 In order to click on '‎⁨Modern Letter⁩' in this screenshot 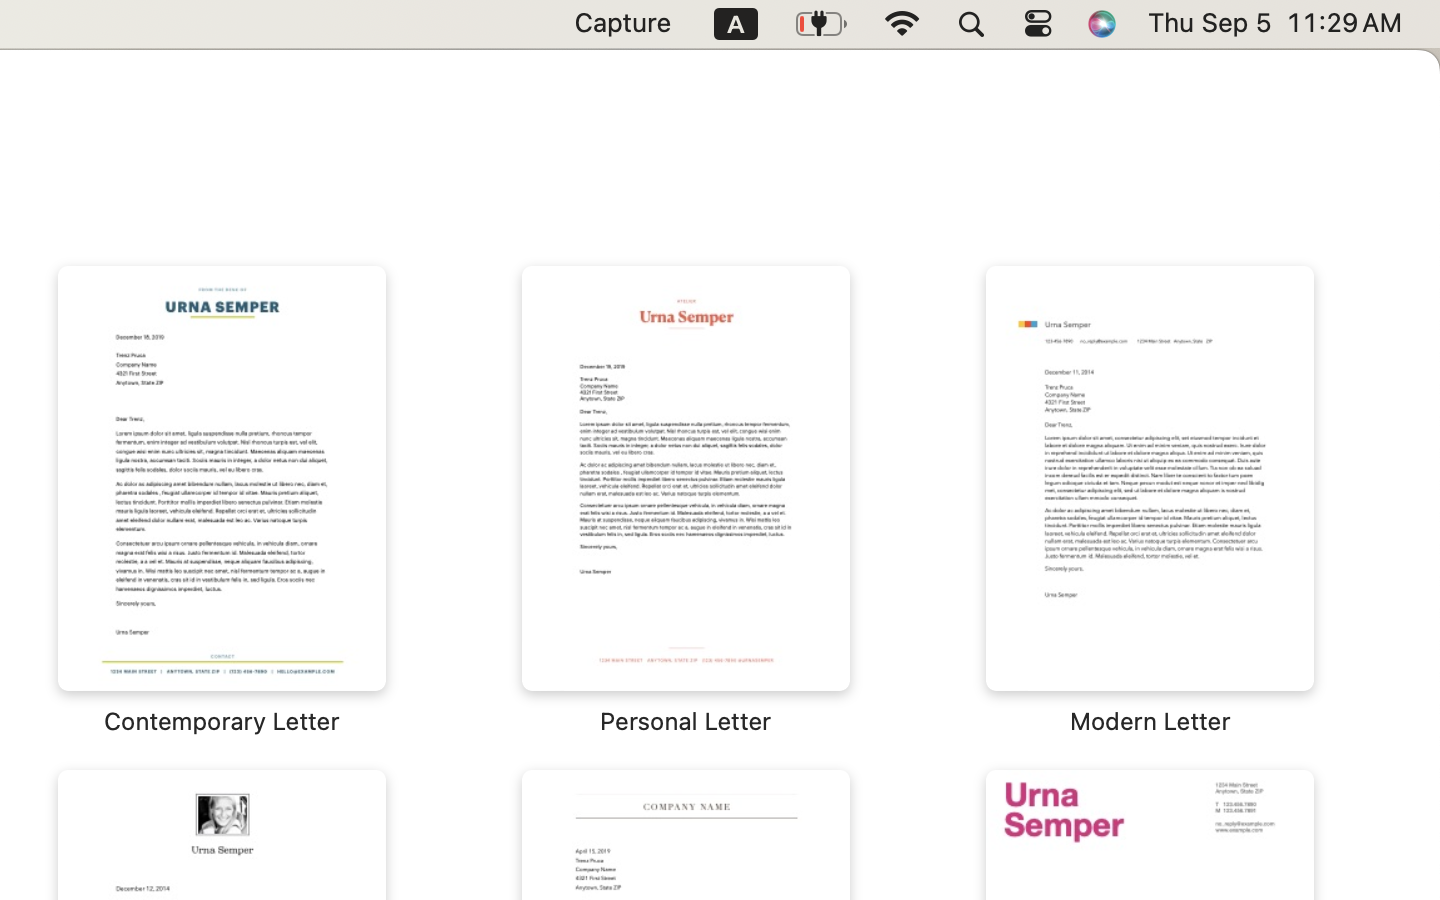, I will do `click(1149, 500)`.